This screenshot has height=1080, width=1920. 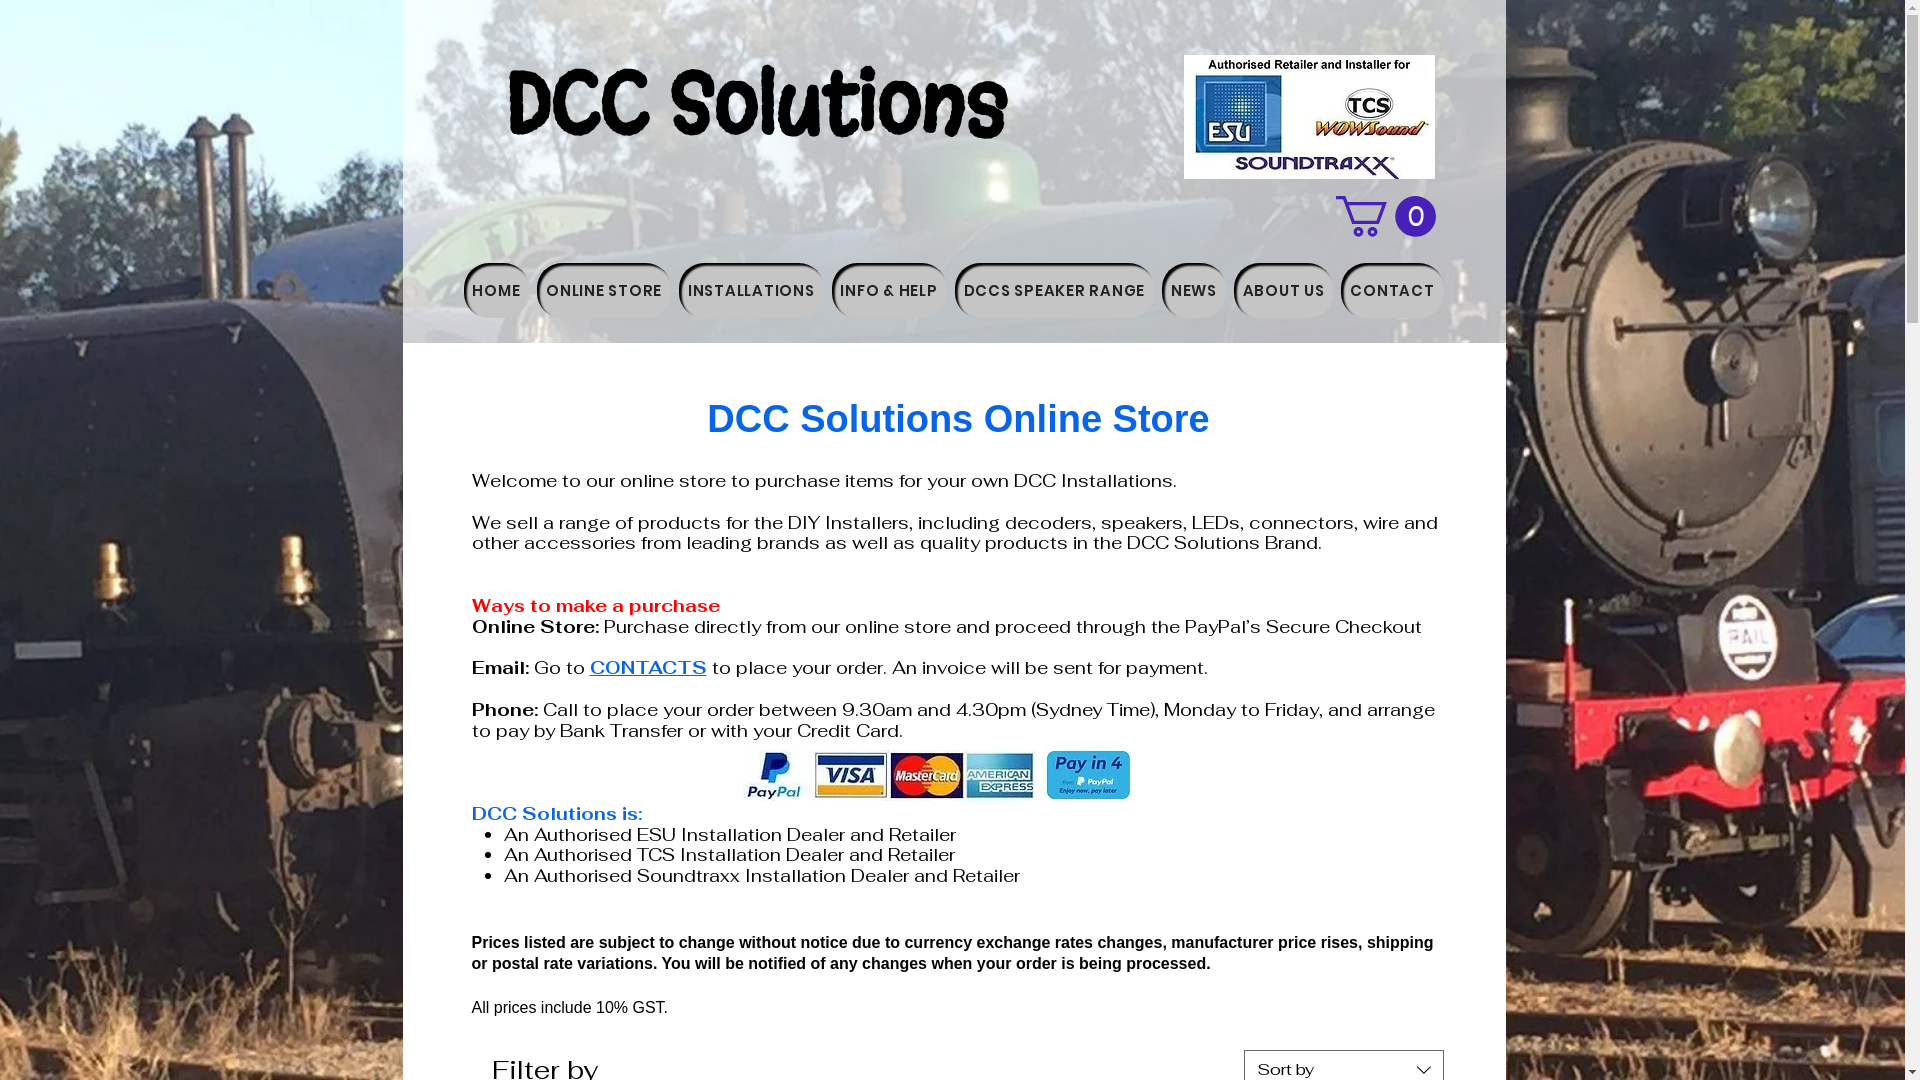 What do you see at coordinates (1391, 290) in the screenshot?
I see `'CONTACT'` at bounding box center [1391, 290].